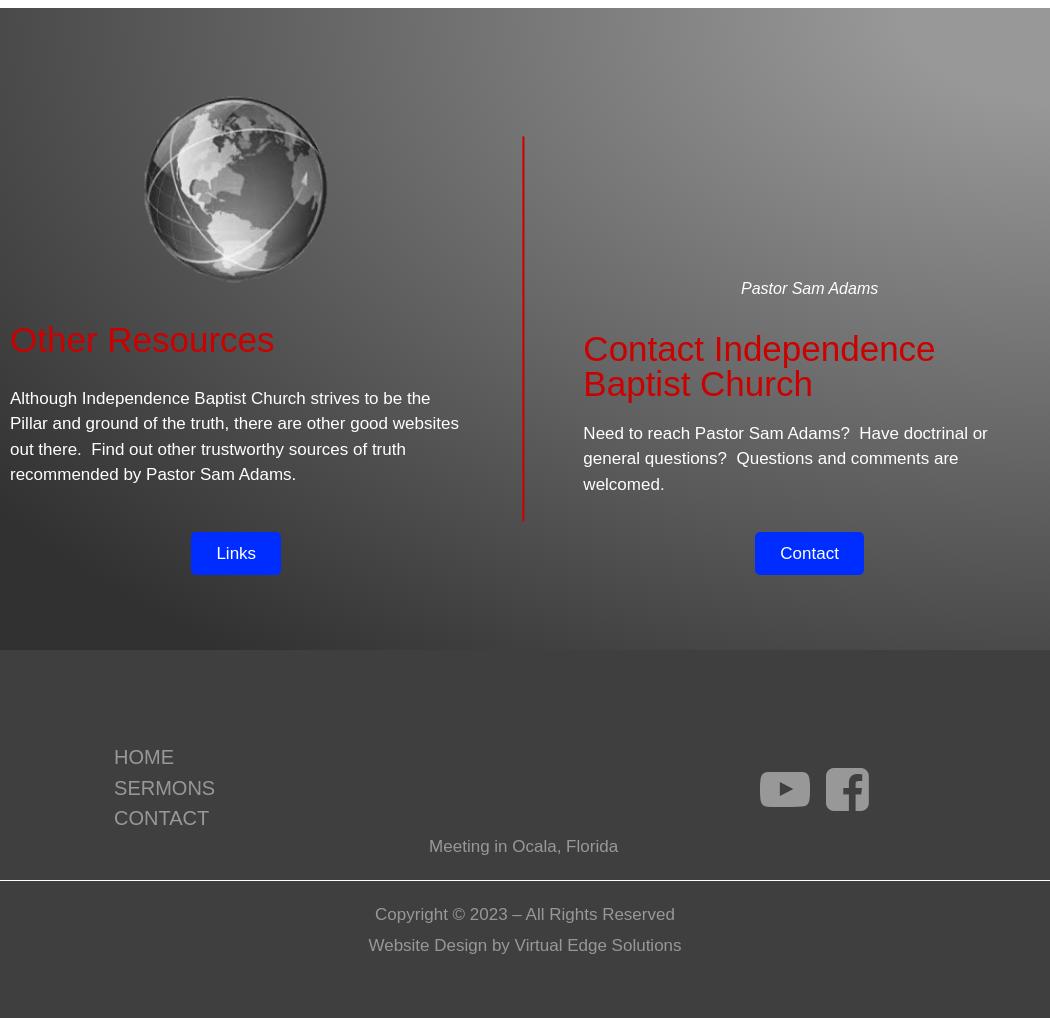 The image size is (1050, 1018). What do you see at coordinates (140, 337) in the screenshot?
I see `'Other Resources'` at bounding box center [140, 337].